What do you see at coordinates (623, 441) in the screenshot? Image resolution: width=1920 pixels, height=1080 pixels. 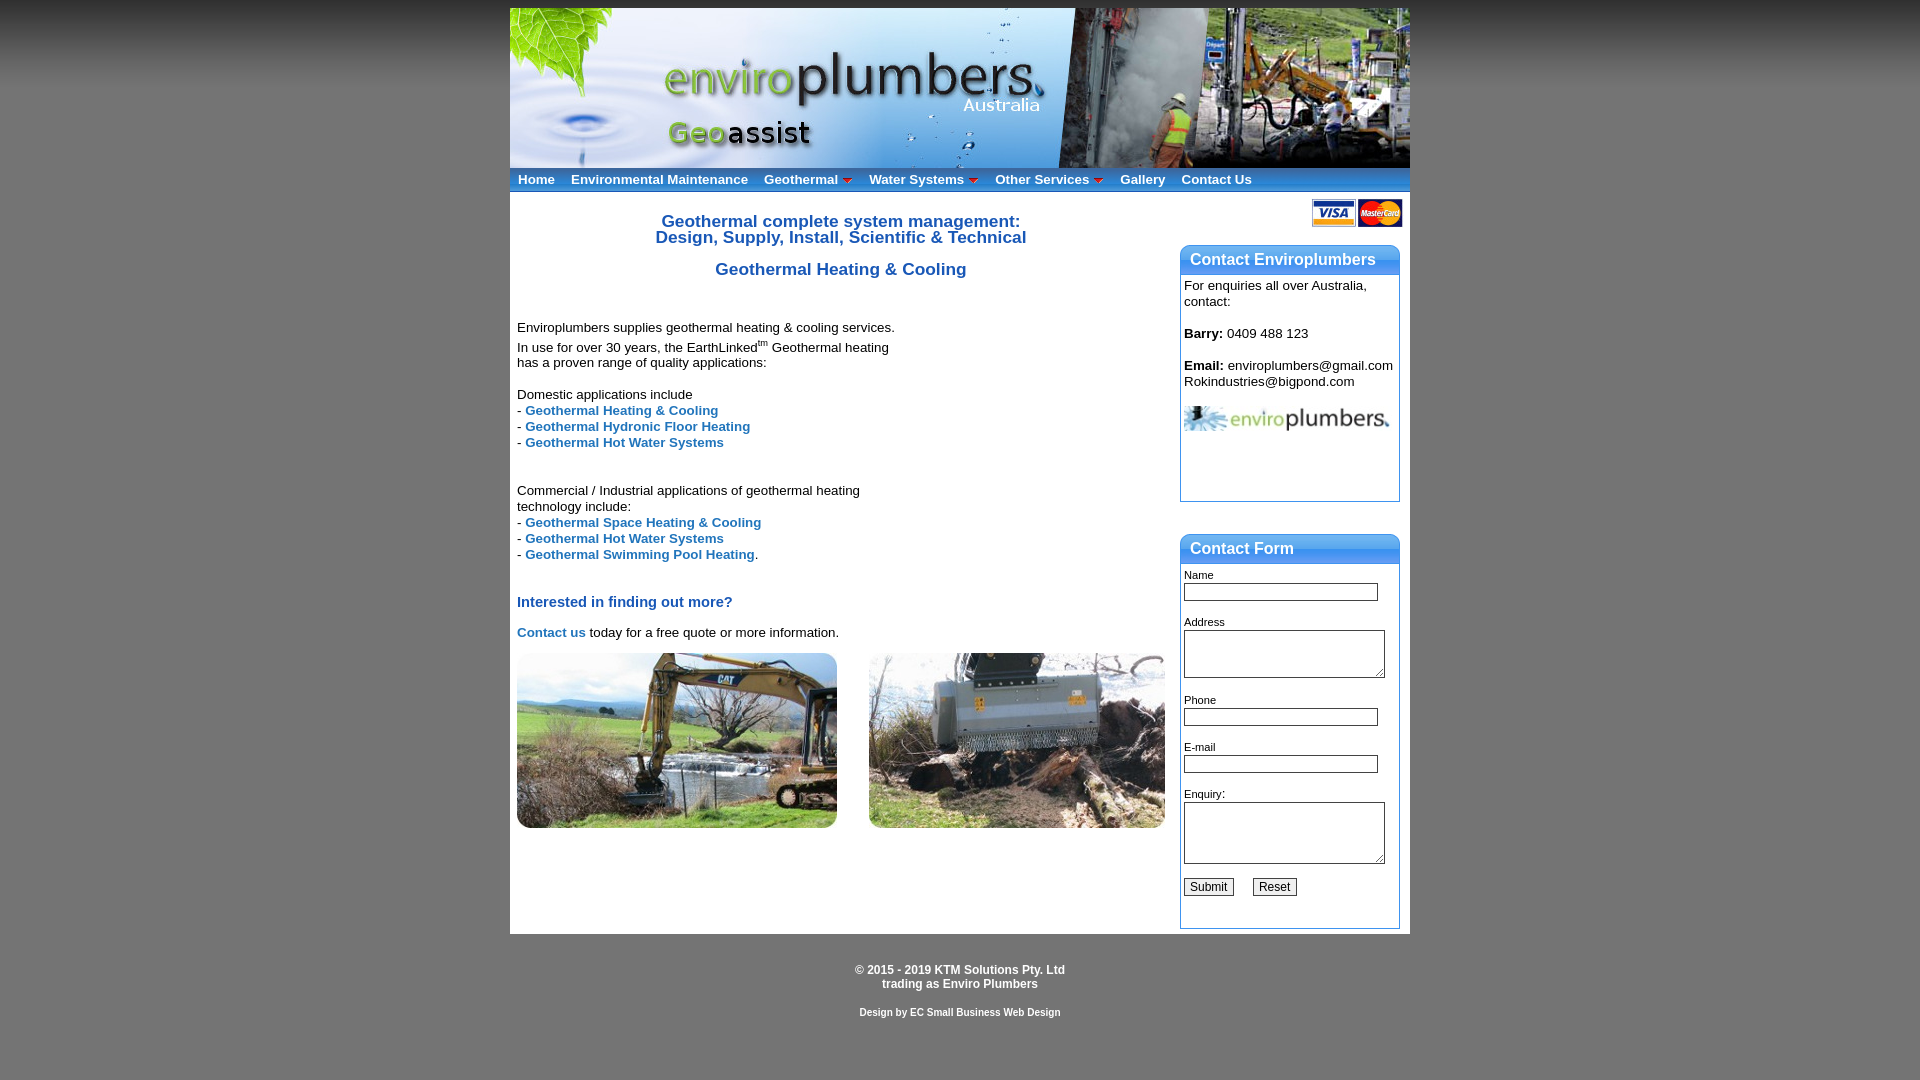 I see `'Geothermal Hot Water Systems'` at bounding box center [623, 441].